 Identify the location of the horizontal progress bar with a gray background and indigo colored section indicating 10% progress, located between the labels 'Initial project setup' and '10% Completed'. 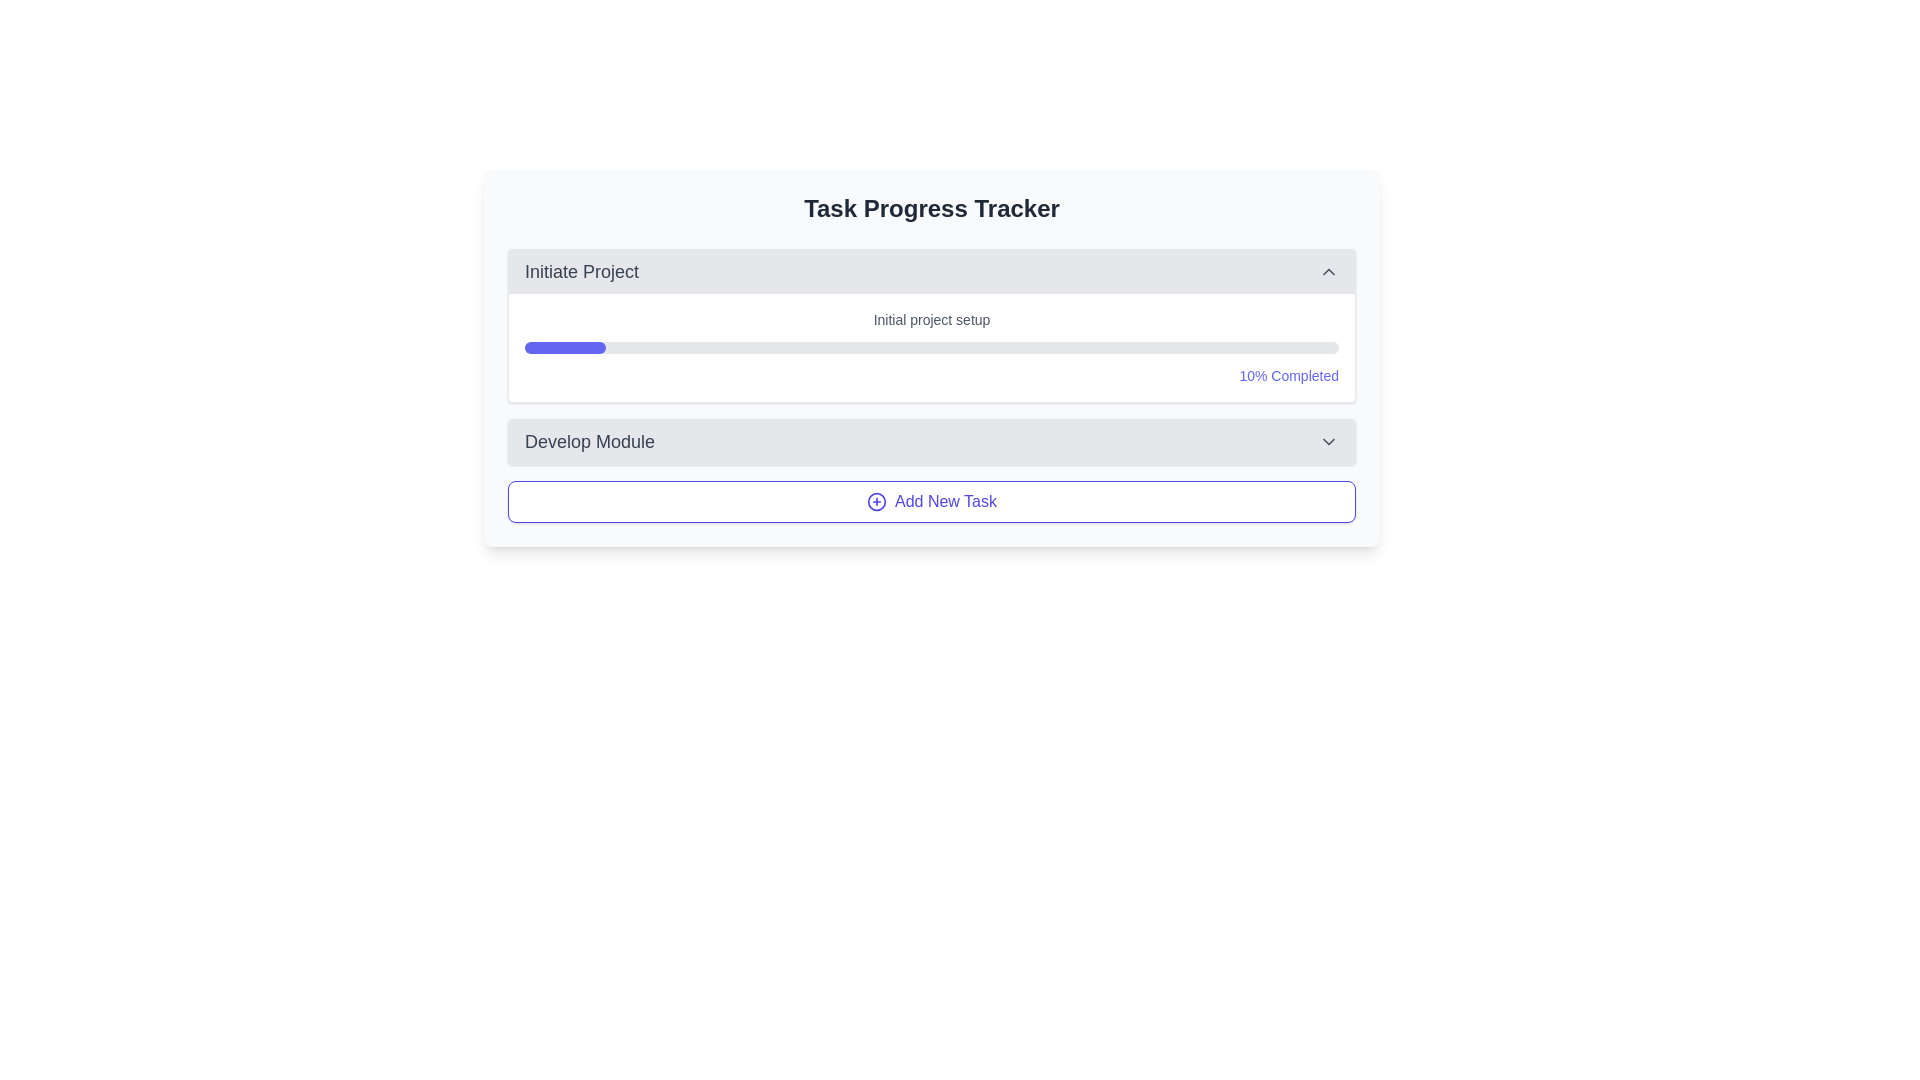
(930, 346).